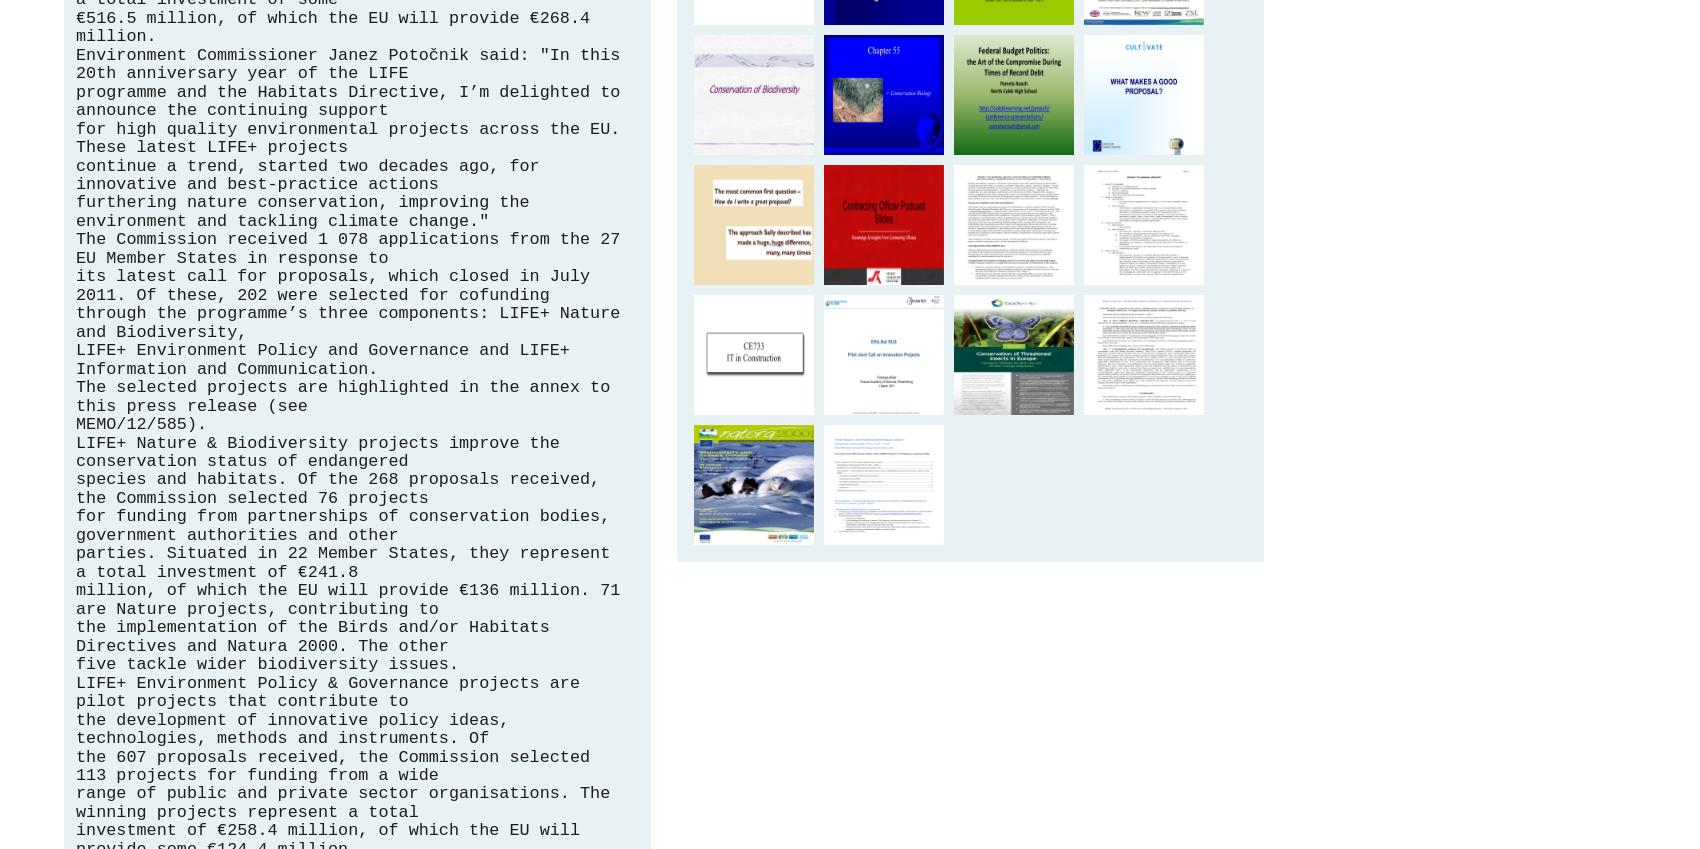  Describe the element at coordinates (718, 497) in the screenshot. I see `'Biodiversity and Climate Change - European Commission'` at that location.